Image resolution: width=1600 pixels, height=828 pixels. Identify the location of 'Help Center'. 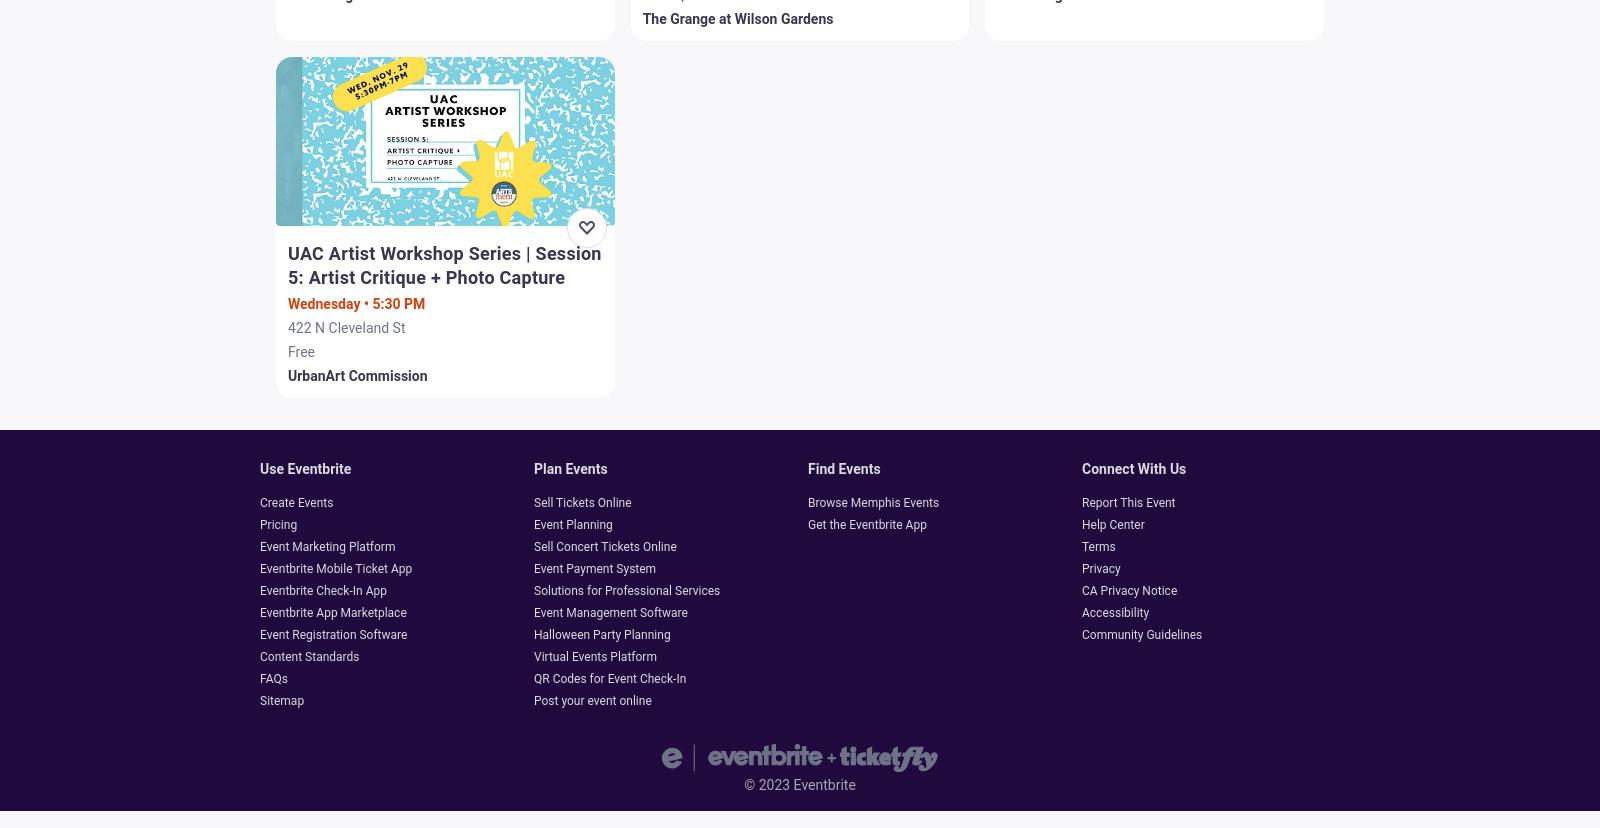
(1112, 524).